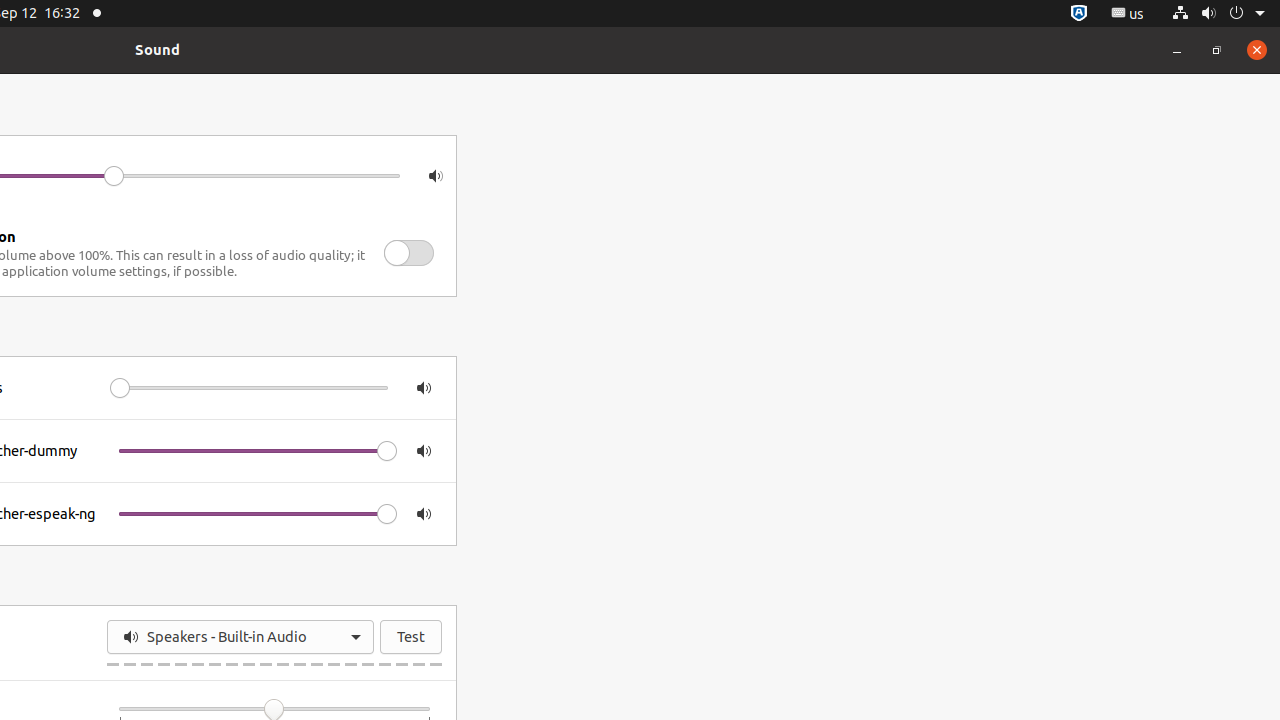 The height and width of the screenshot is (720, 1280). I want to click on 'Sound', so click(156, 48).